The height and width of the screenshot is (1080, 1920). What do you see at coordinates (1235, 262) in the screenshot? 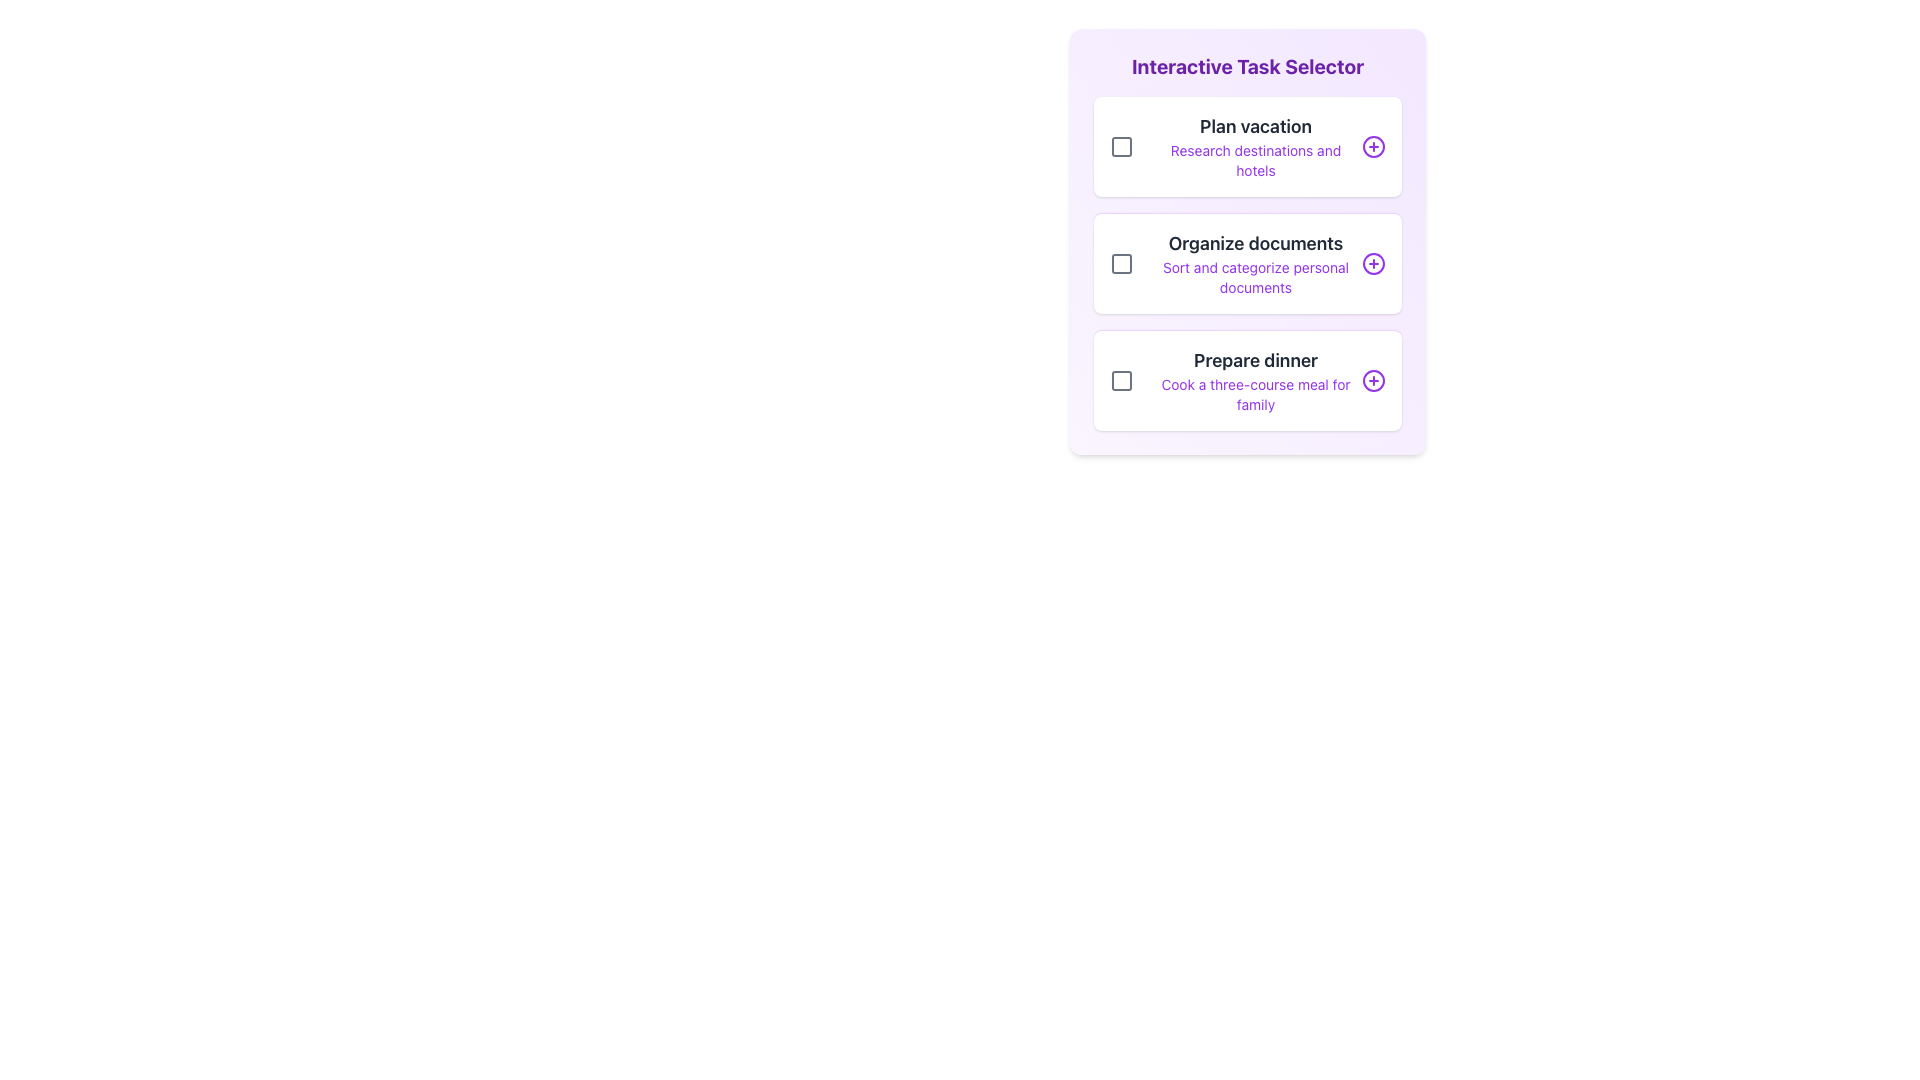
I see `the Composite component containing the title 'Organize documents', the checkbox, and the plus (+) icon for additional context` at bounding box center [1235, 262].